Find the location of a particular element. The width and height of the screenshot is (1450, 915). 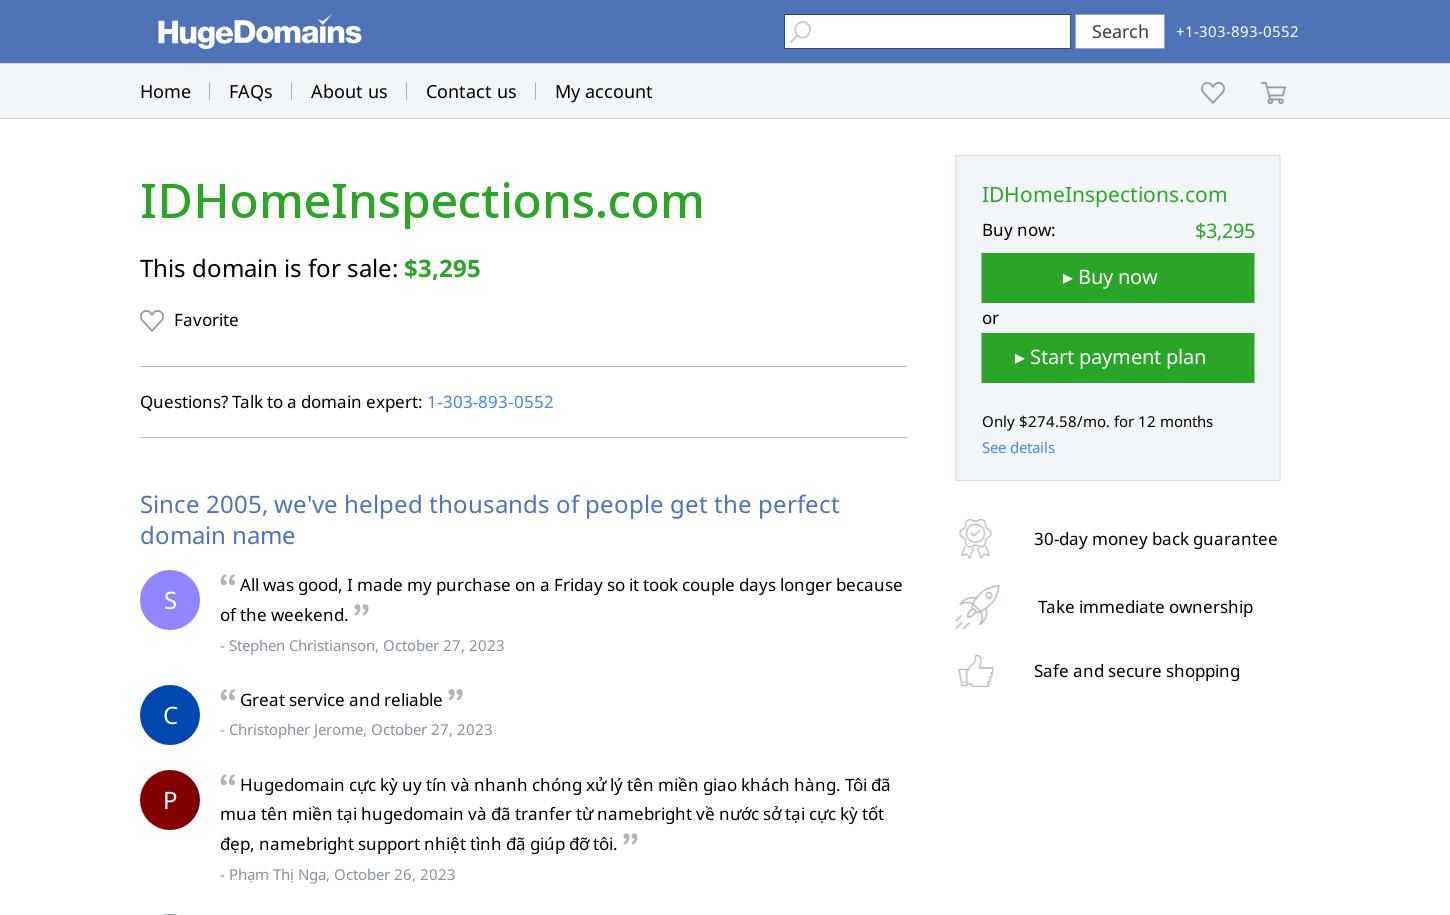

'About us' is located at coordinates (349, 90).